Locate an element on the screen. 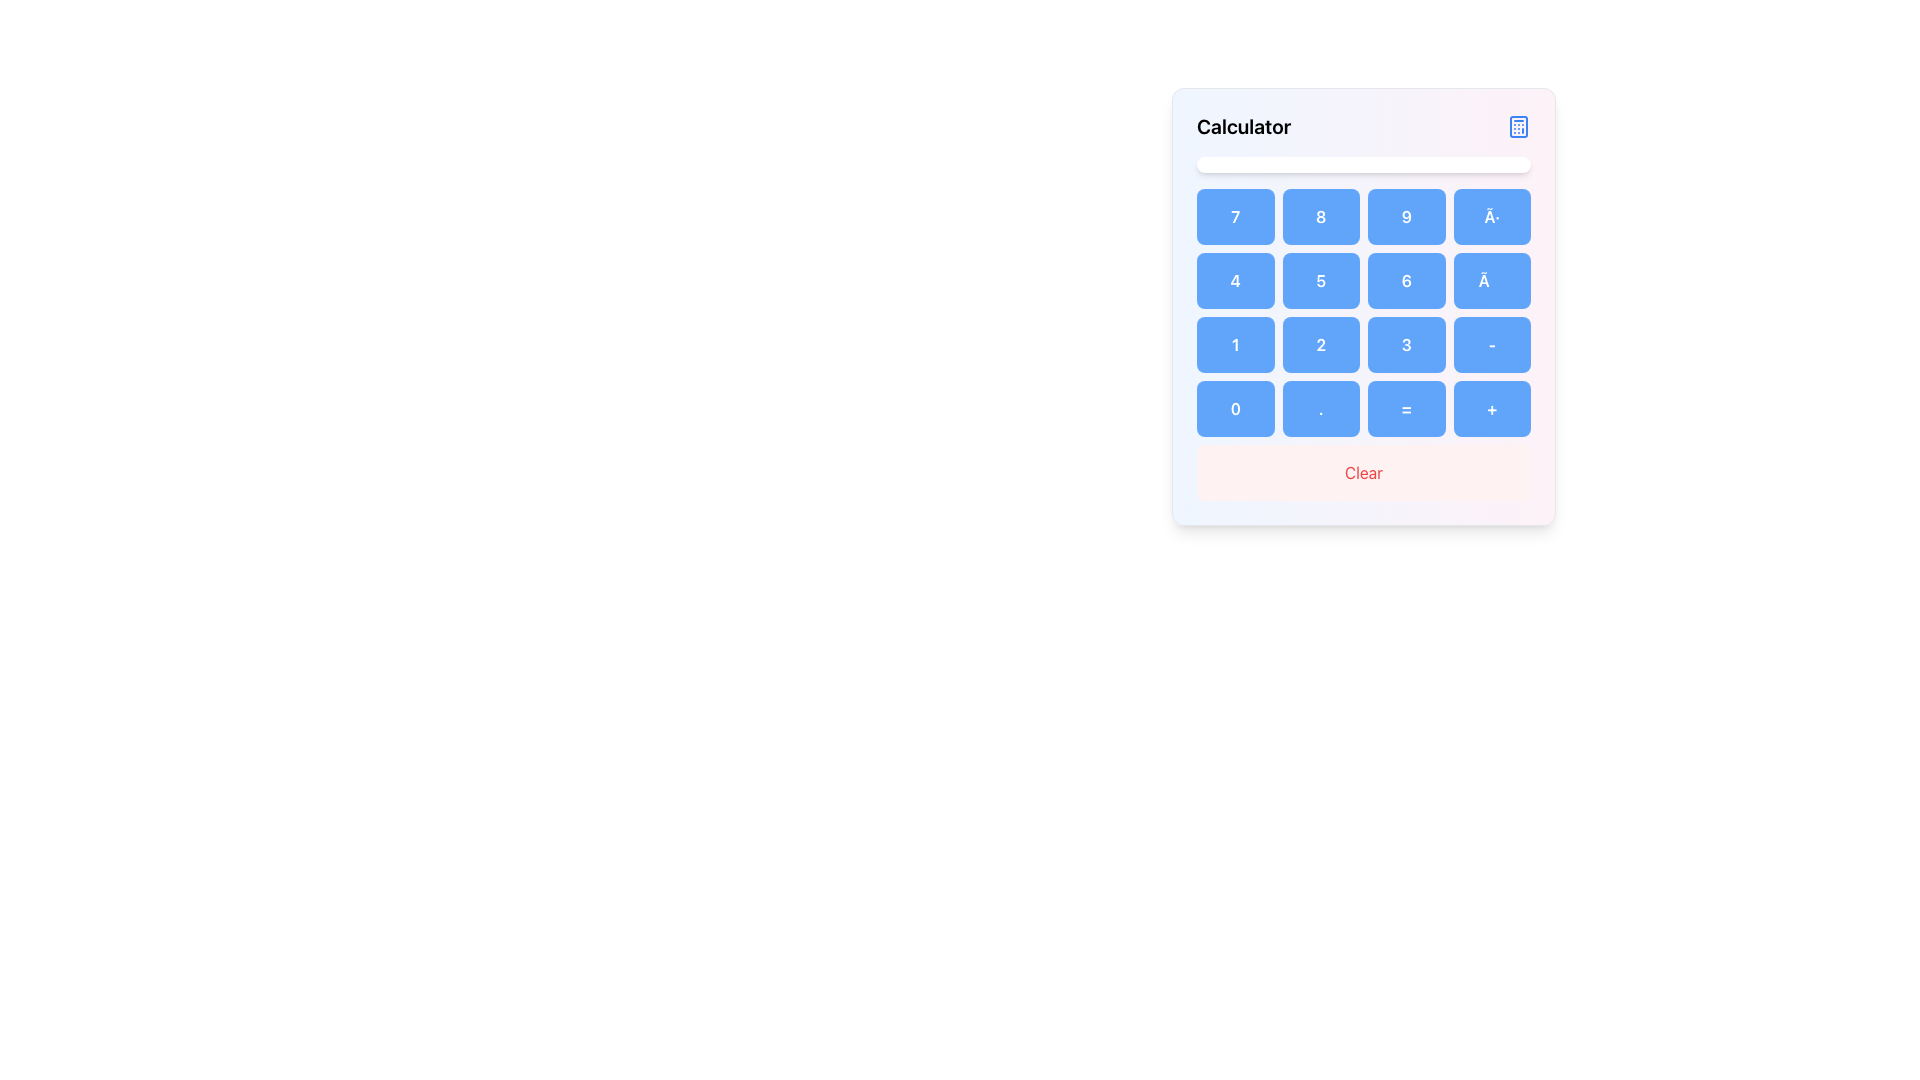  the visual design component in the upper-right corner of the calculator's button layout, which represents its outer boundary or housing is located at coordinates (1518, 127).